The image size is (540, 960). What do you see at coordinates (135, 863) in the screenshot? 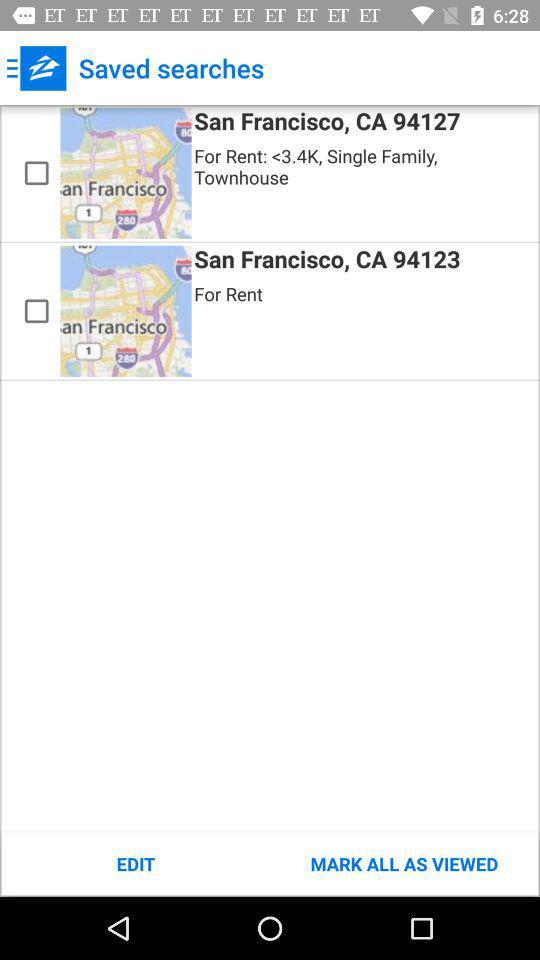
I see `edit icon` at bounding box center [135, 863].